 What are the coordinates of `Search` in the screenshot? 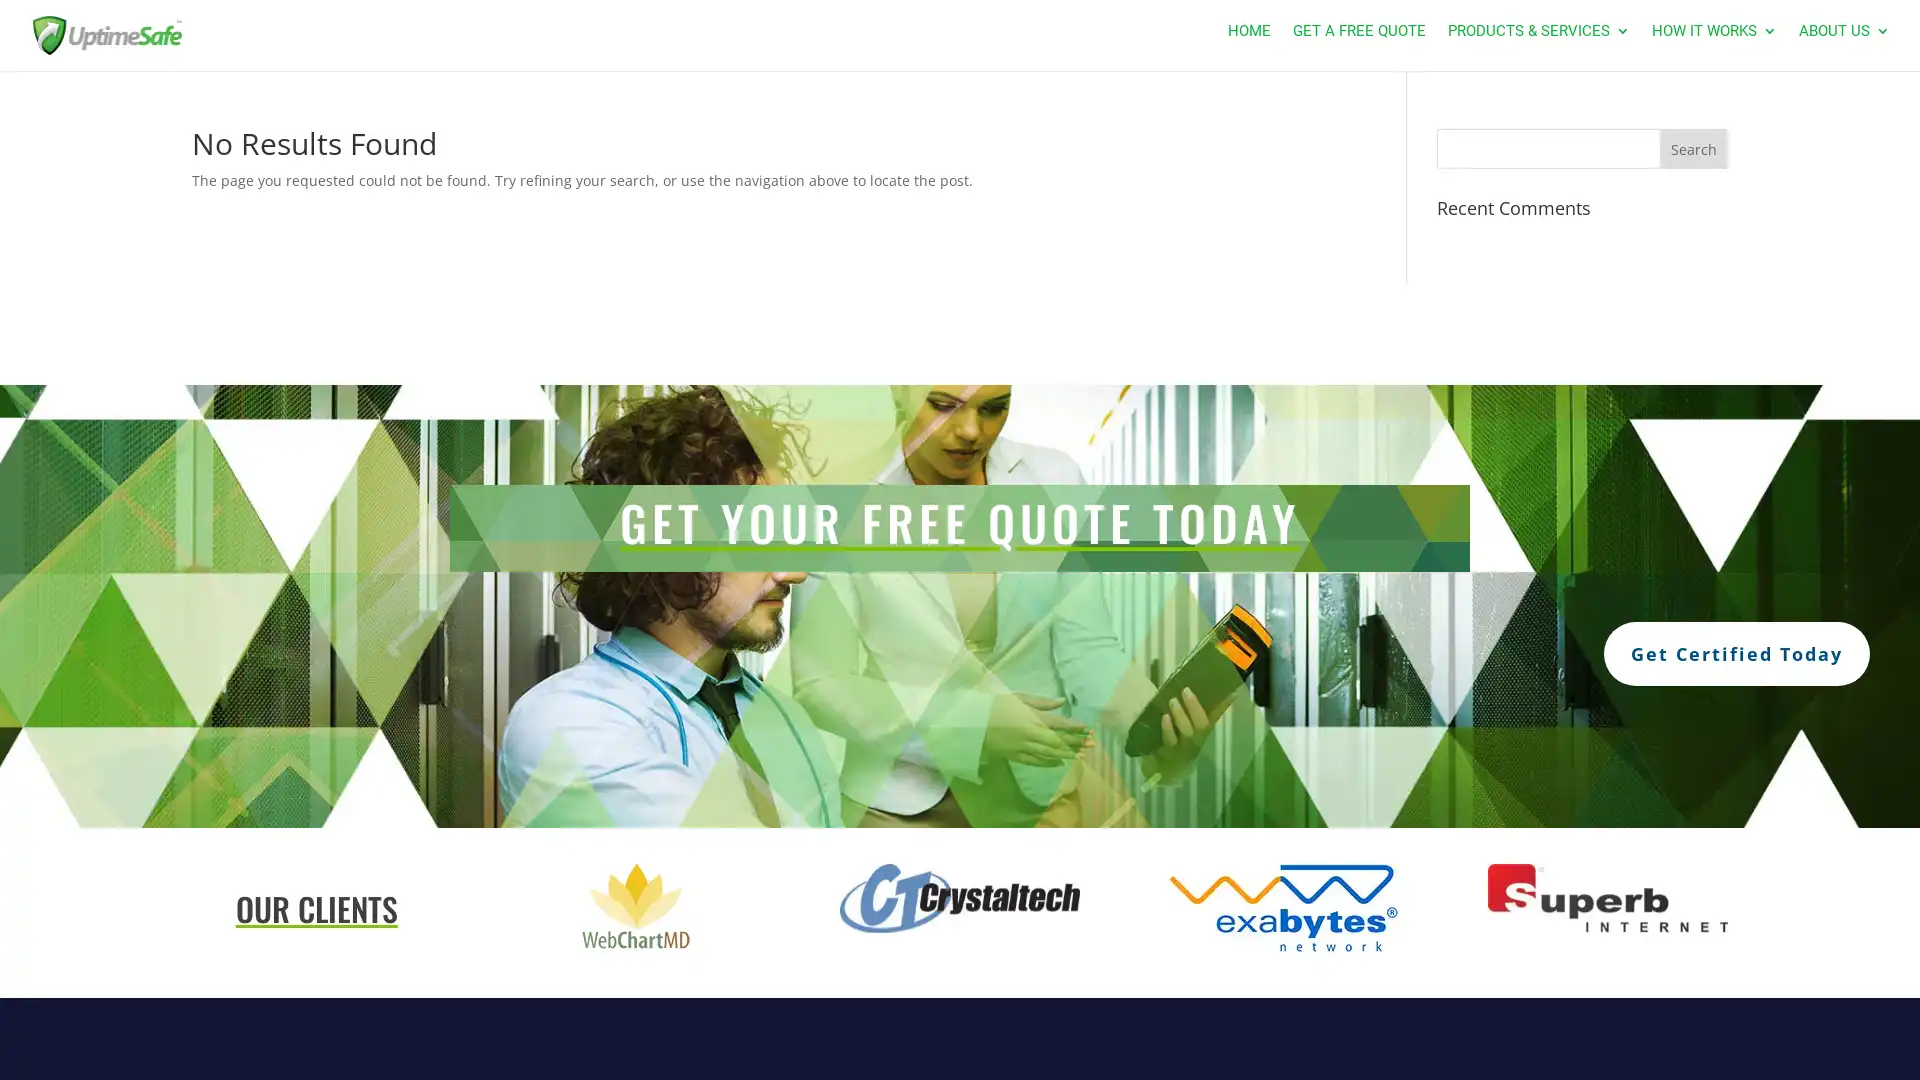 It's located at (1692, 148).